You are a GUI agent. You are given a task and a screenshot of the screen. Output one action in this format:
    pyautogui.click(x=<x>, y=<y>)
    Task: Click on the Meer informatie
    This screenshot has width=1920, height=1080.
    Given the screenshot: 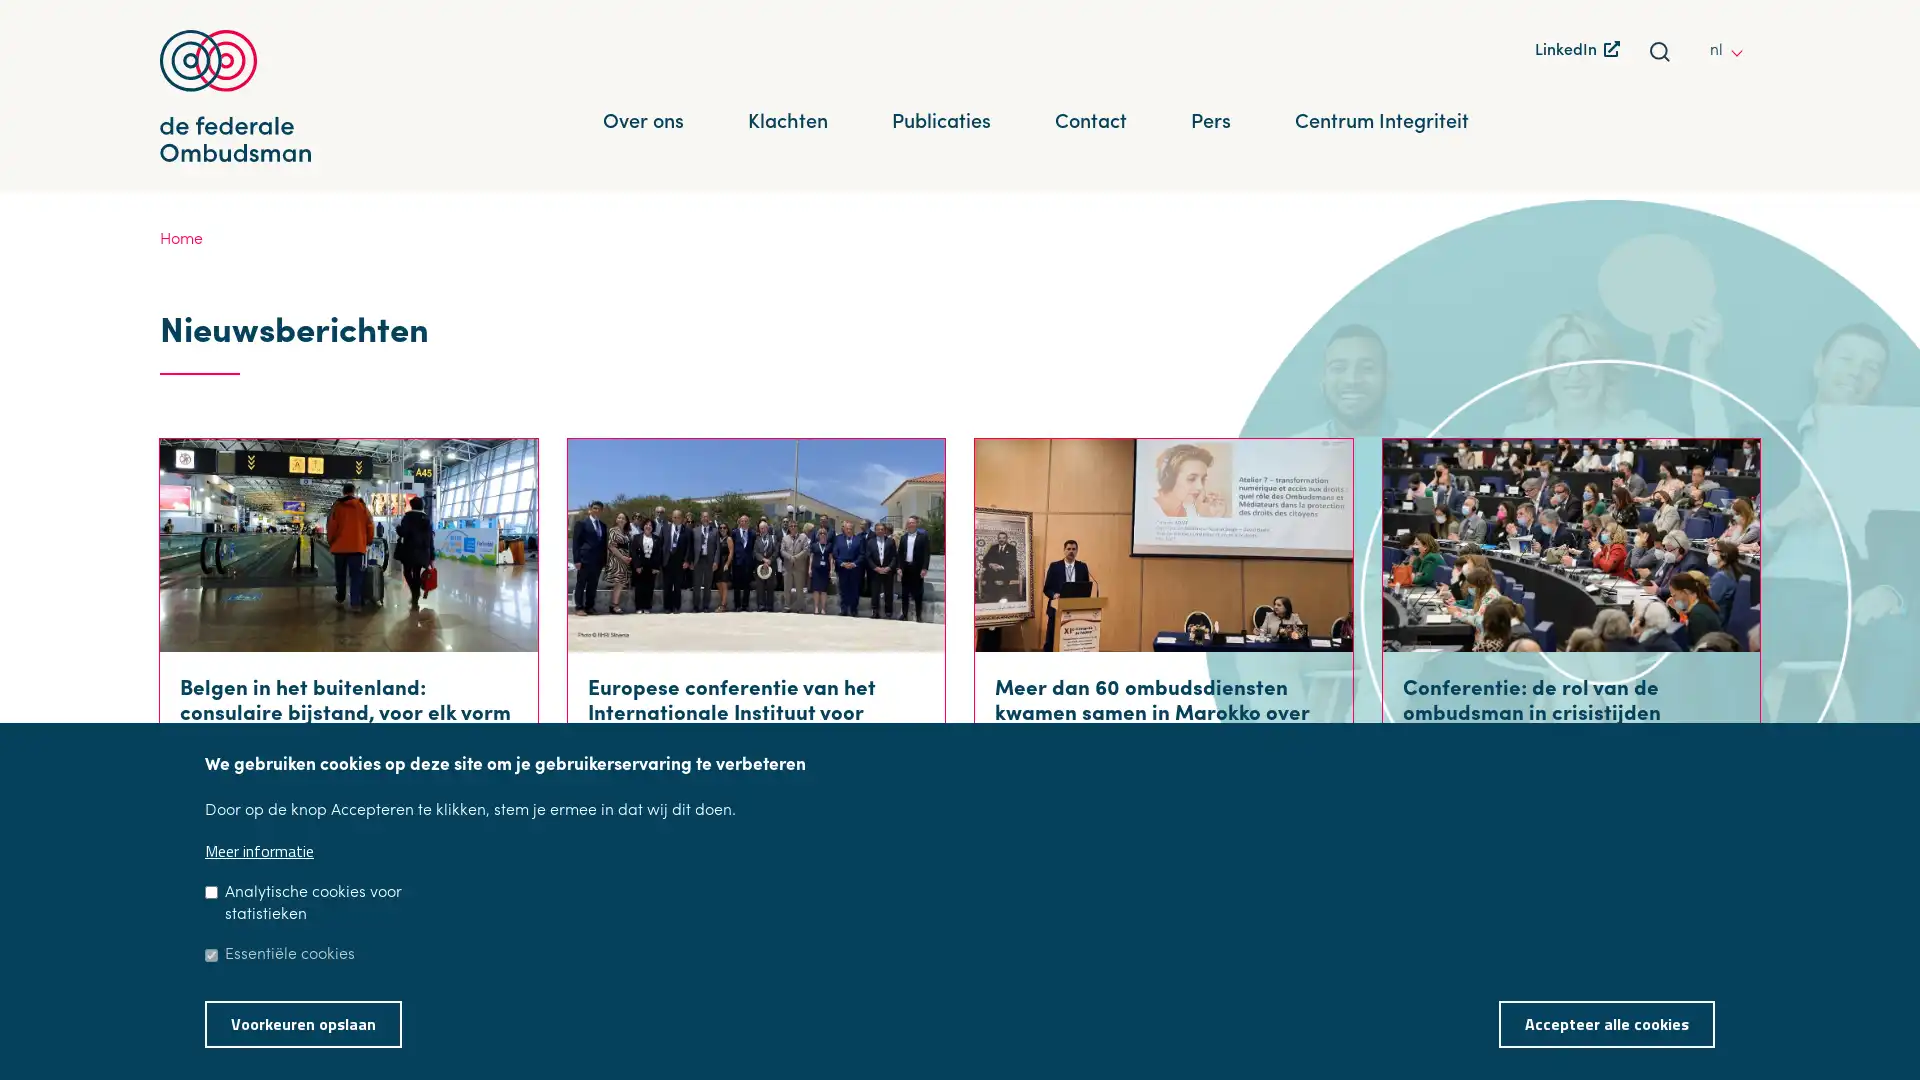 What is the action you would take?
    pyautogui.click(x=258, y=851)
    